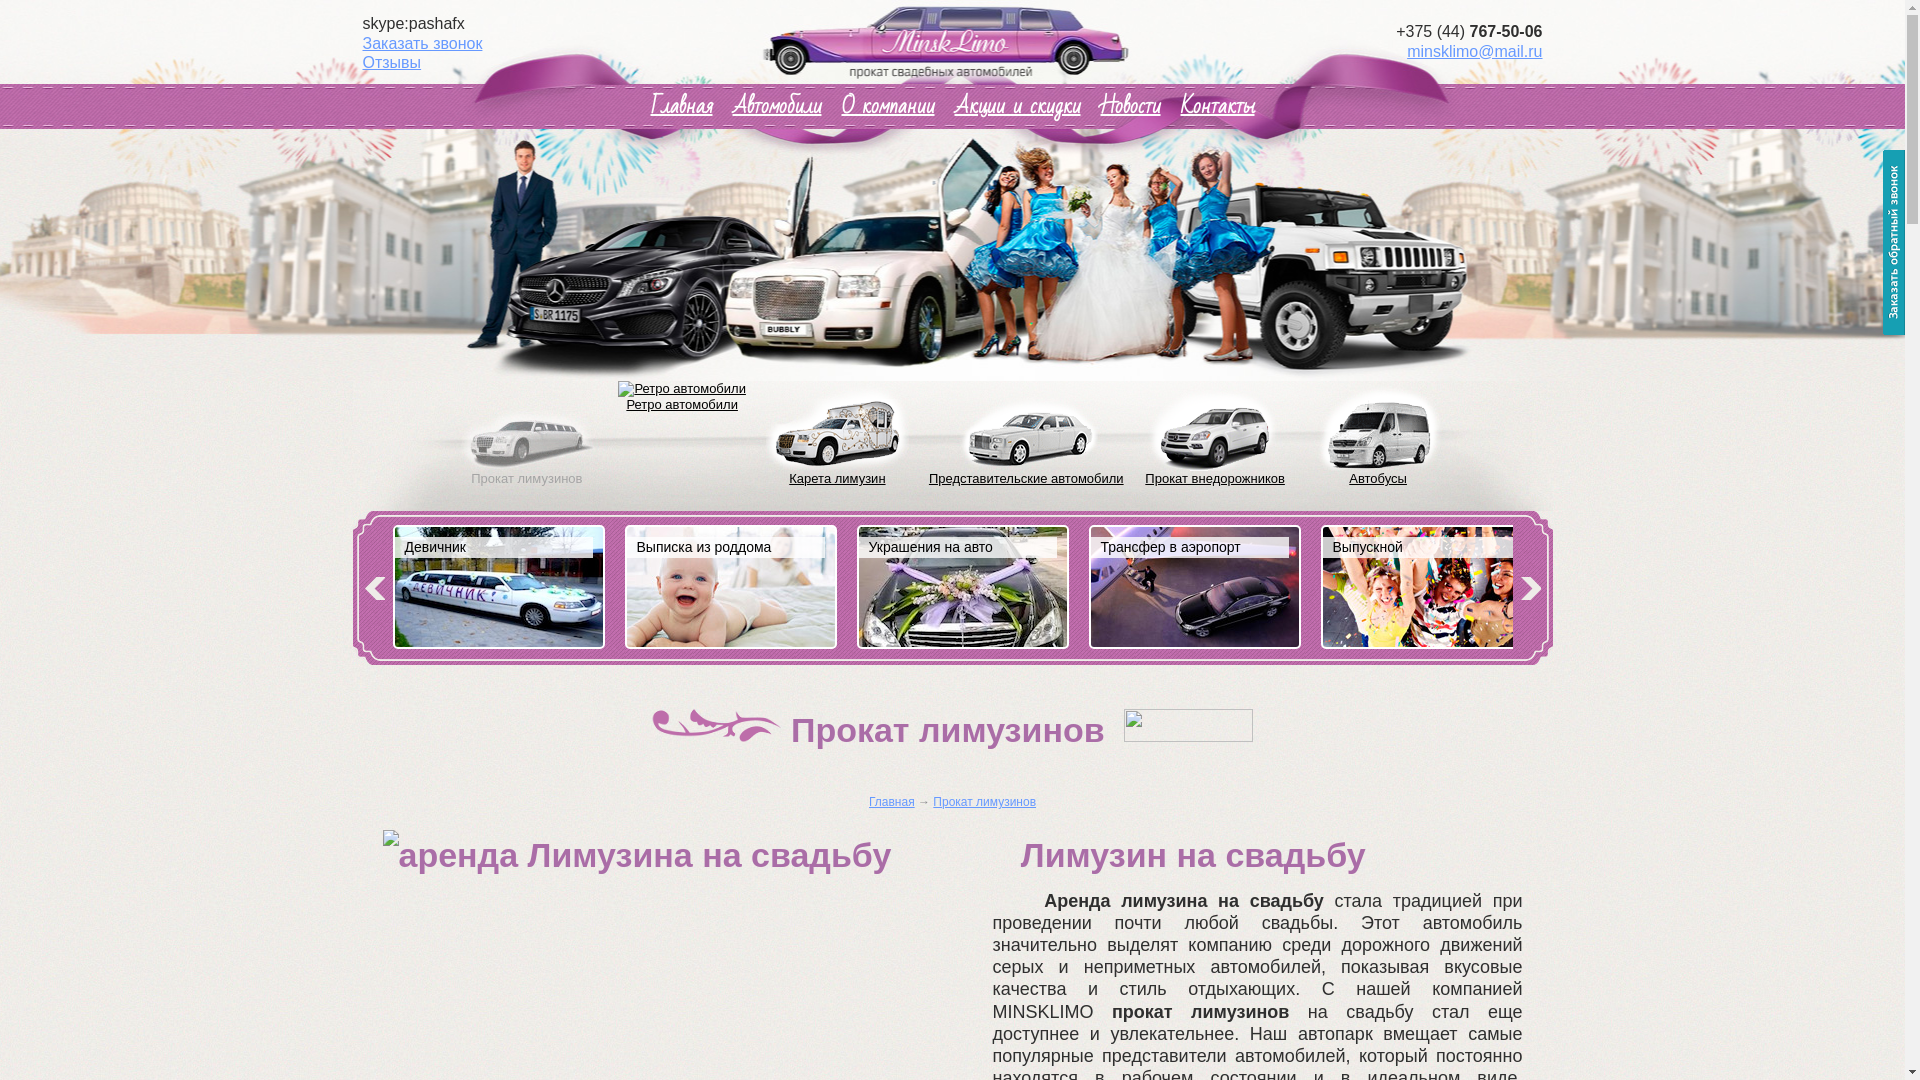  Describe the element at coordinates (624, 588) in the screenshot. I see `'#slide_55'` at that location.